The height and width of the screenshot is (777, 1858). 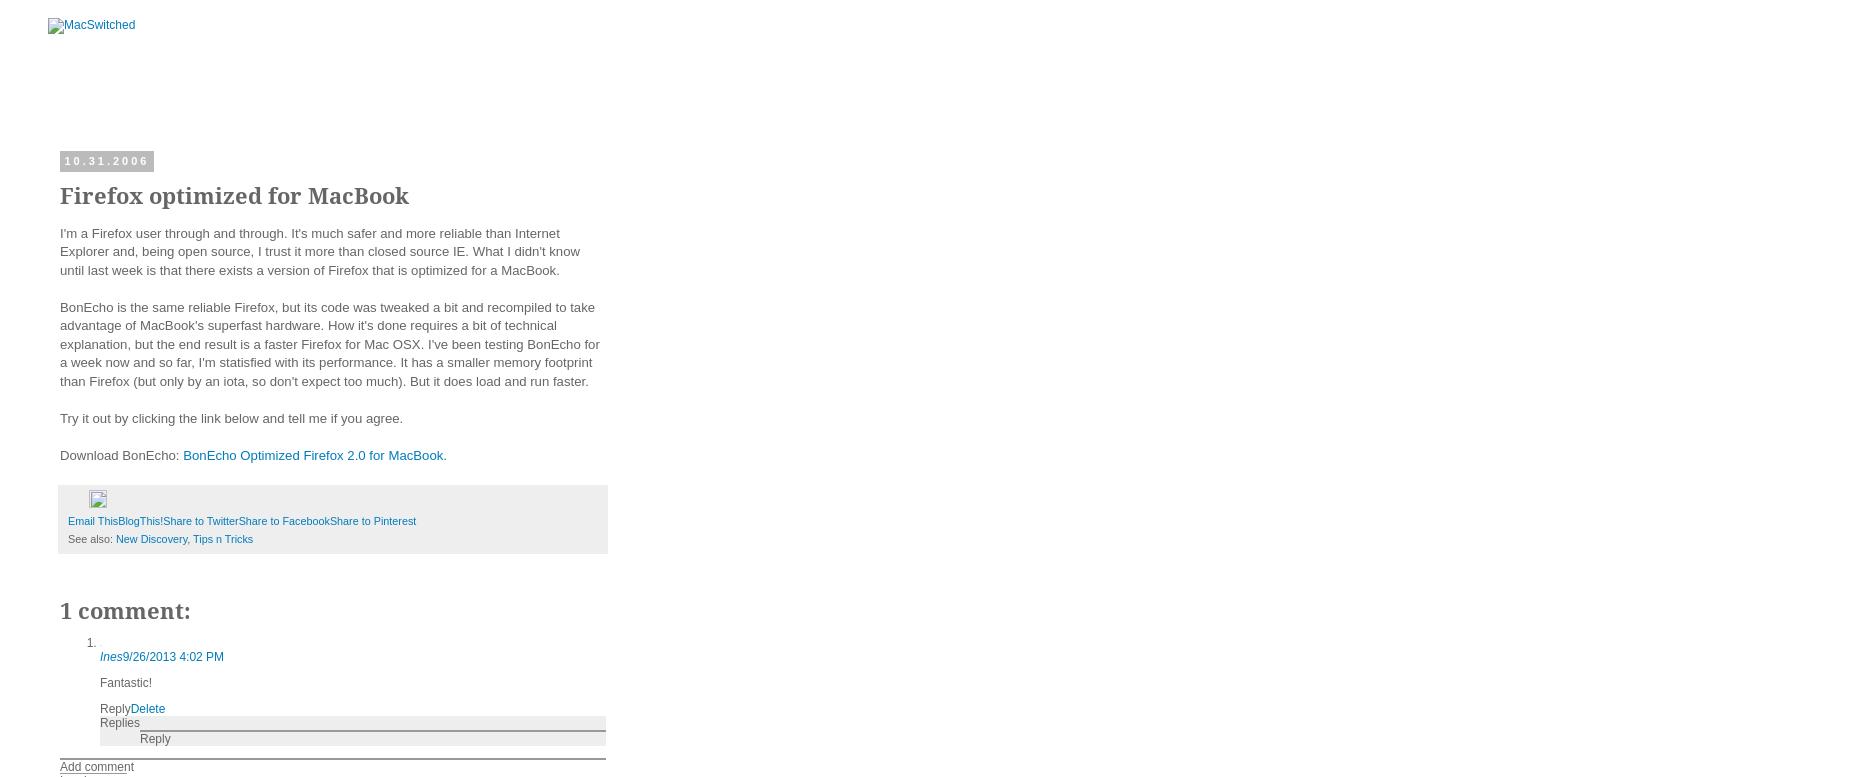 What do you see at coordinates (199, 519) in the screenshot?
I see `'Share to Twitter'` at bounding box center [199, 519].